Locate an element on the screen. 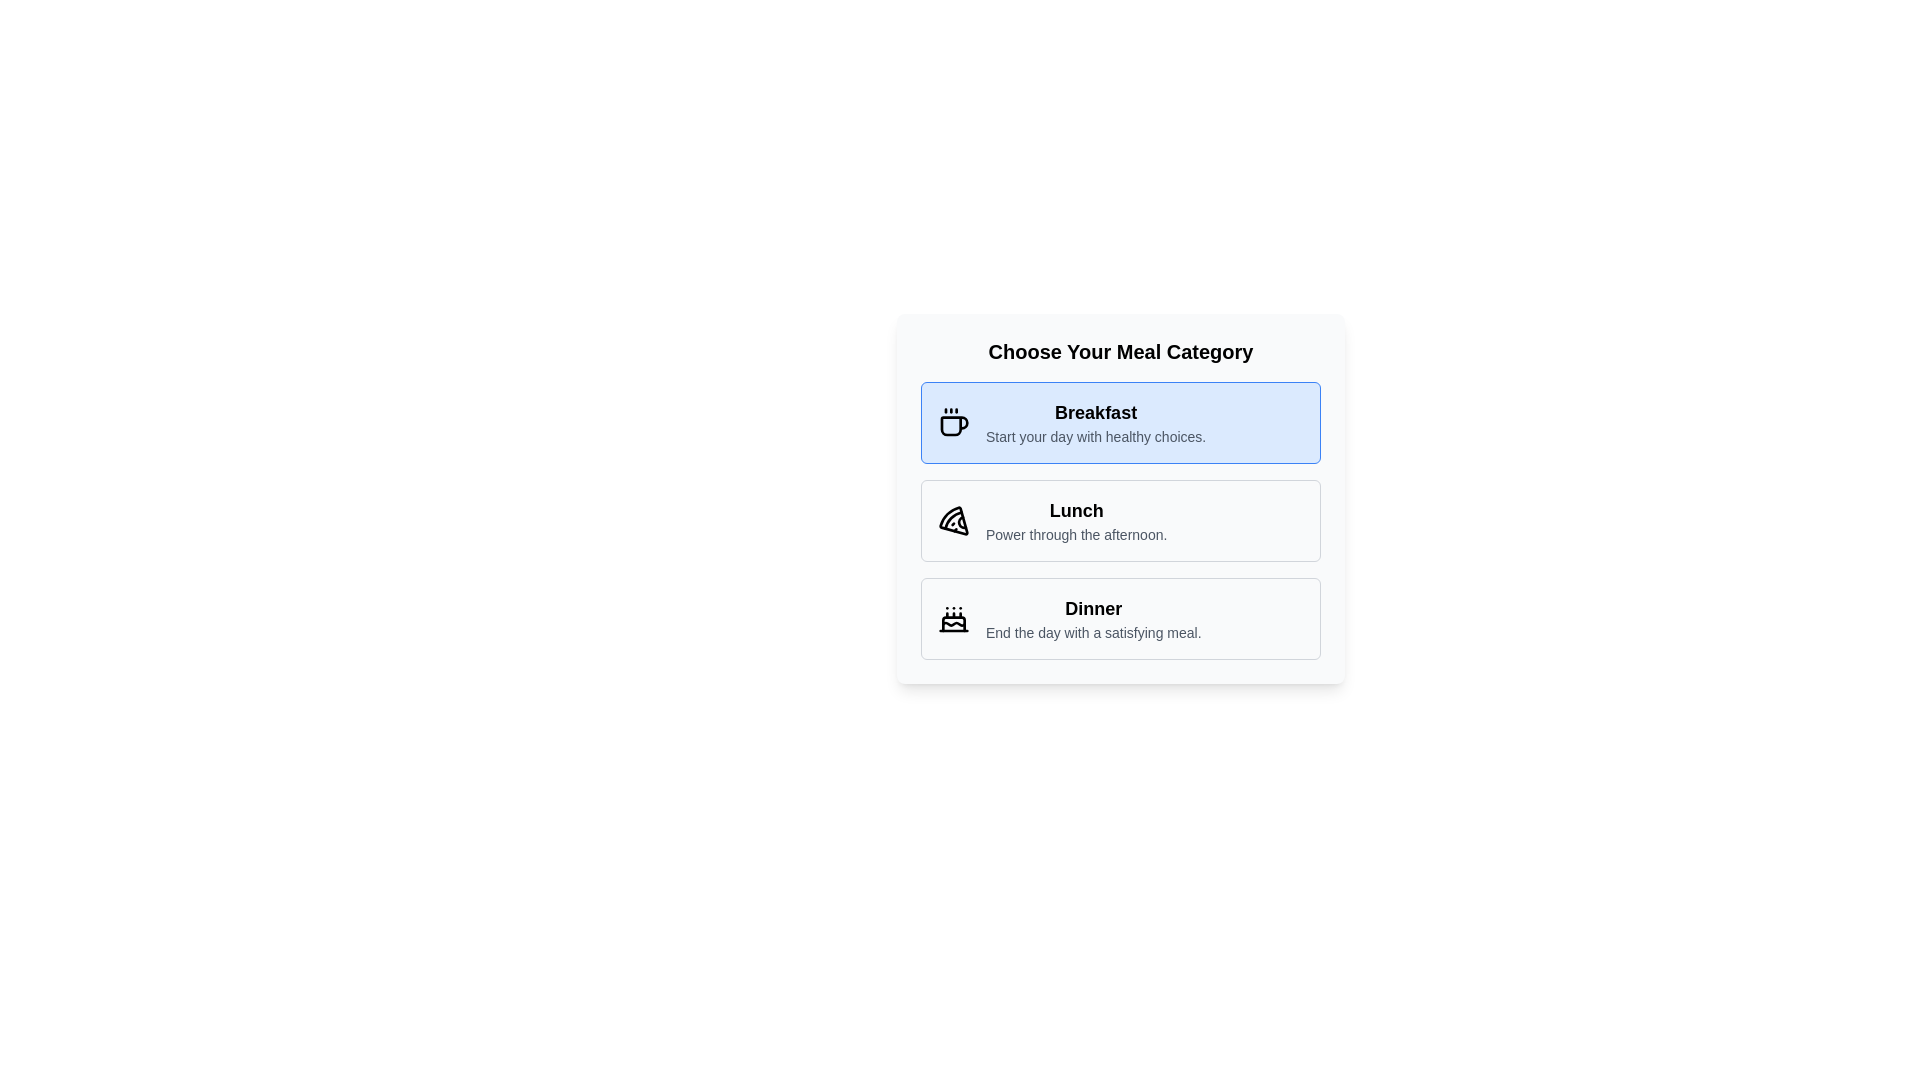 The image size is (1920, 1080). the descriptive text label related to the 'Breakfast' category in the meal selection interface, which is positioned directly below the 'Breakfast' text is located at coordinates (1095, 435).